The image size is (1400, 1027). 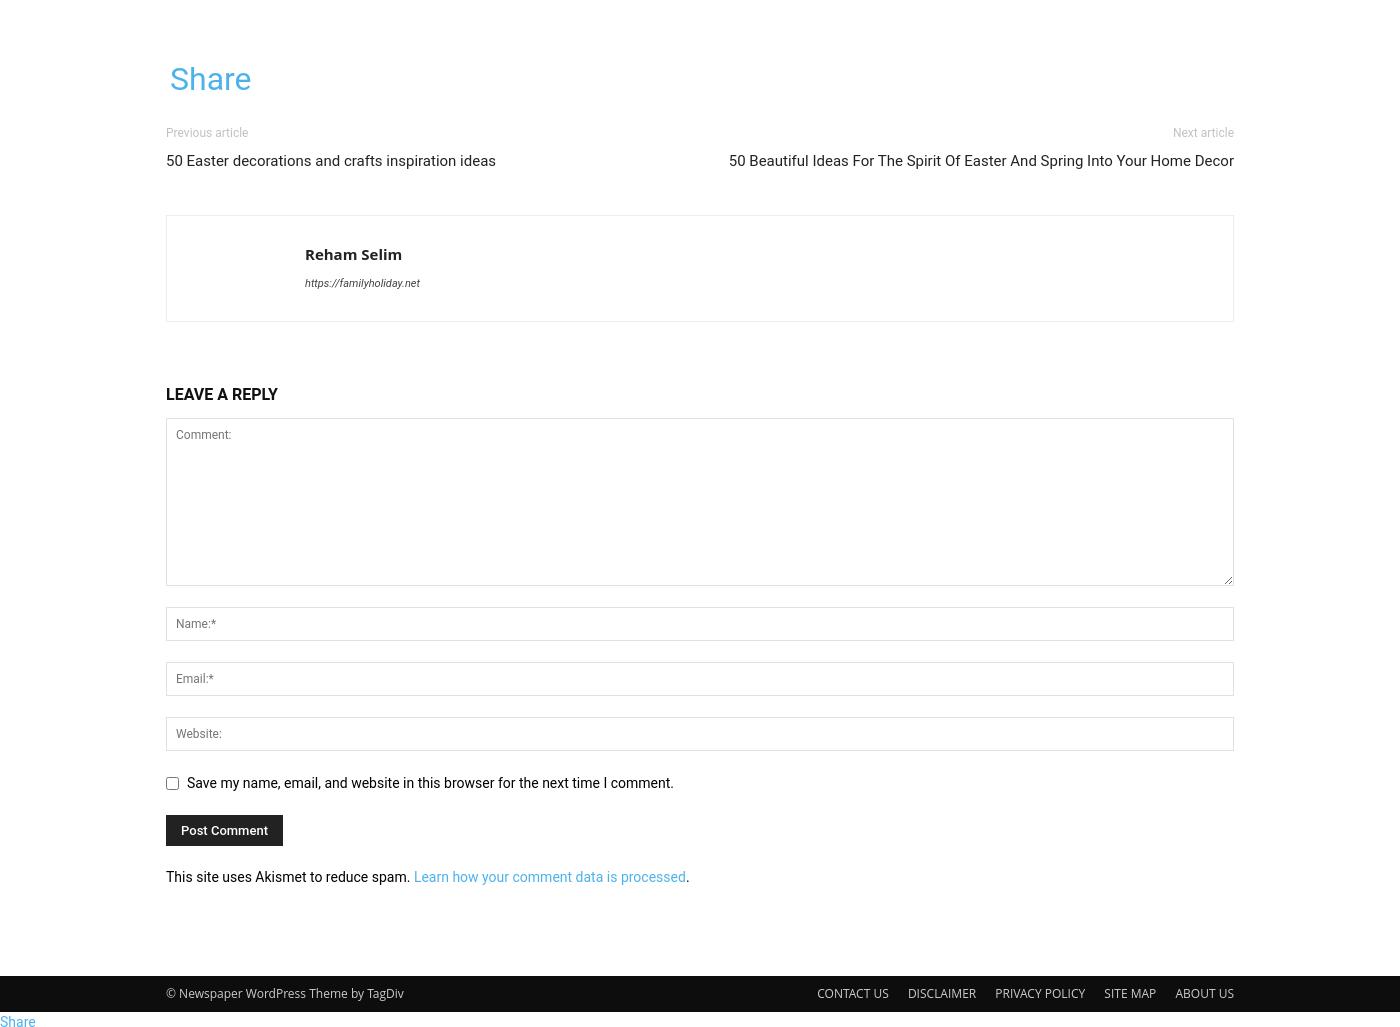 What do you see at coordinates (686, 875) in the screenshot?
I see `'.'` at bounding box center [686, 875].